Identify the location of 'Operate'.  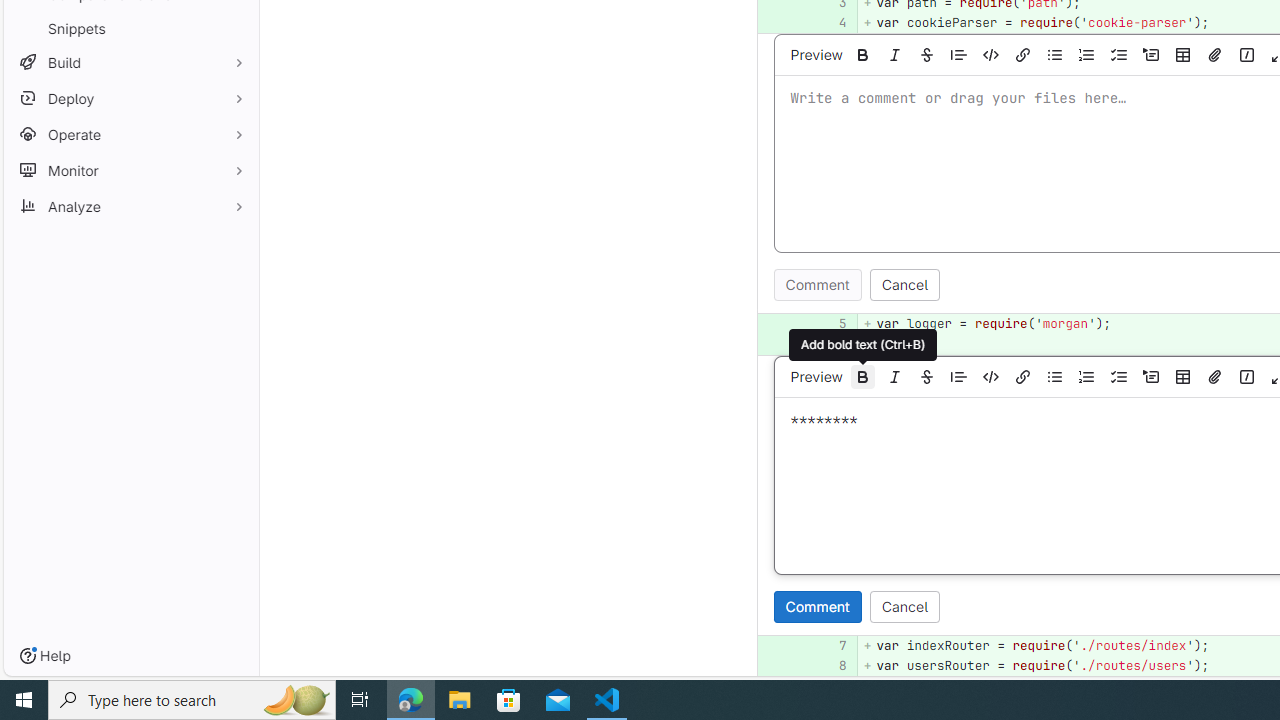
(130, 134).